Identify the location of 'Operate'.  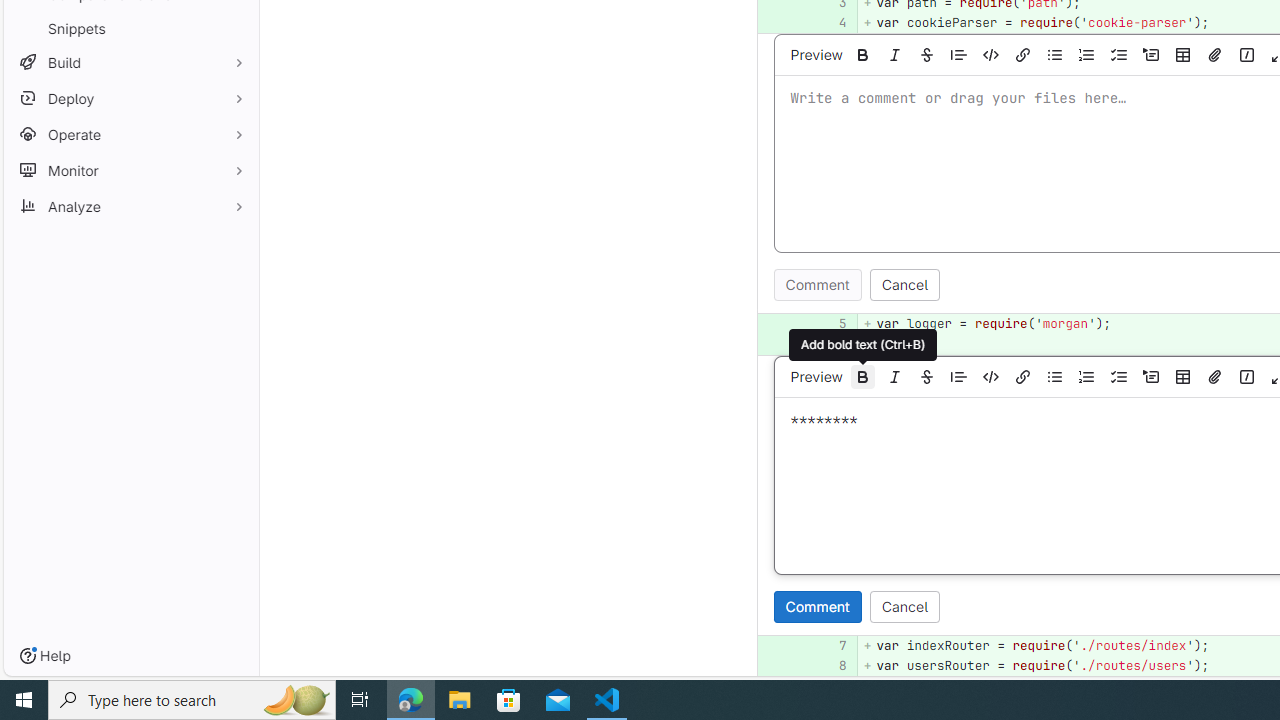
(130, 134).